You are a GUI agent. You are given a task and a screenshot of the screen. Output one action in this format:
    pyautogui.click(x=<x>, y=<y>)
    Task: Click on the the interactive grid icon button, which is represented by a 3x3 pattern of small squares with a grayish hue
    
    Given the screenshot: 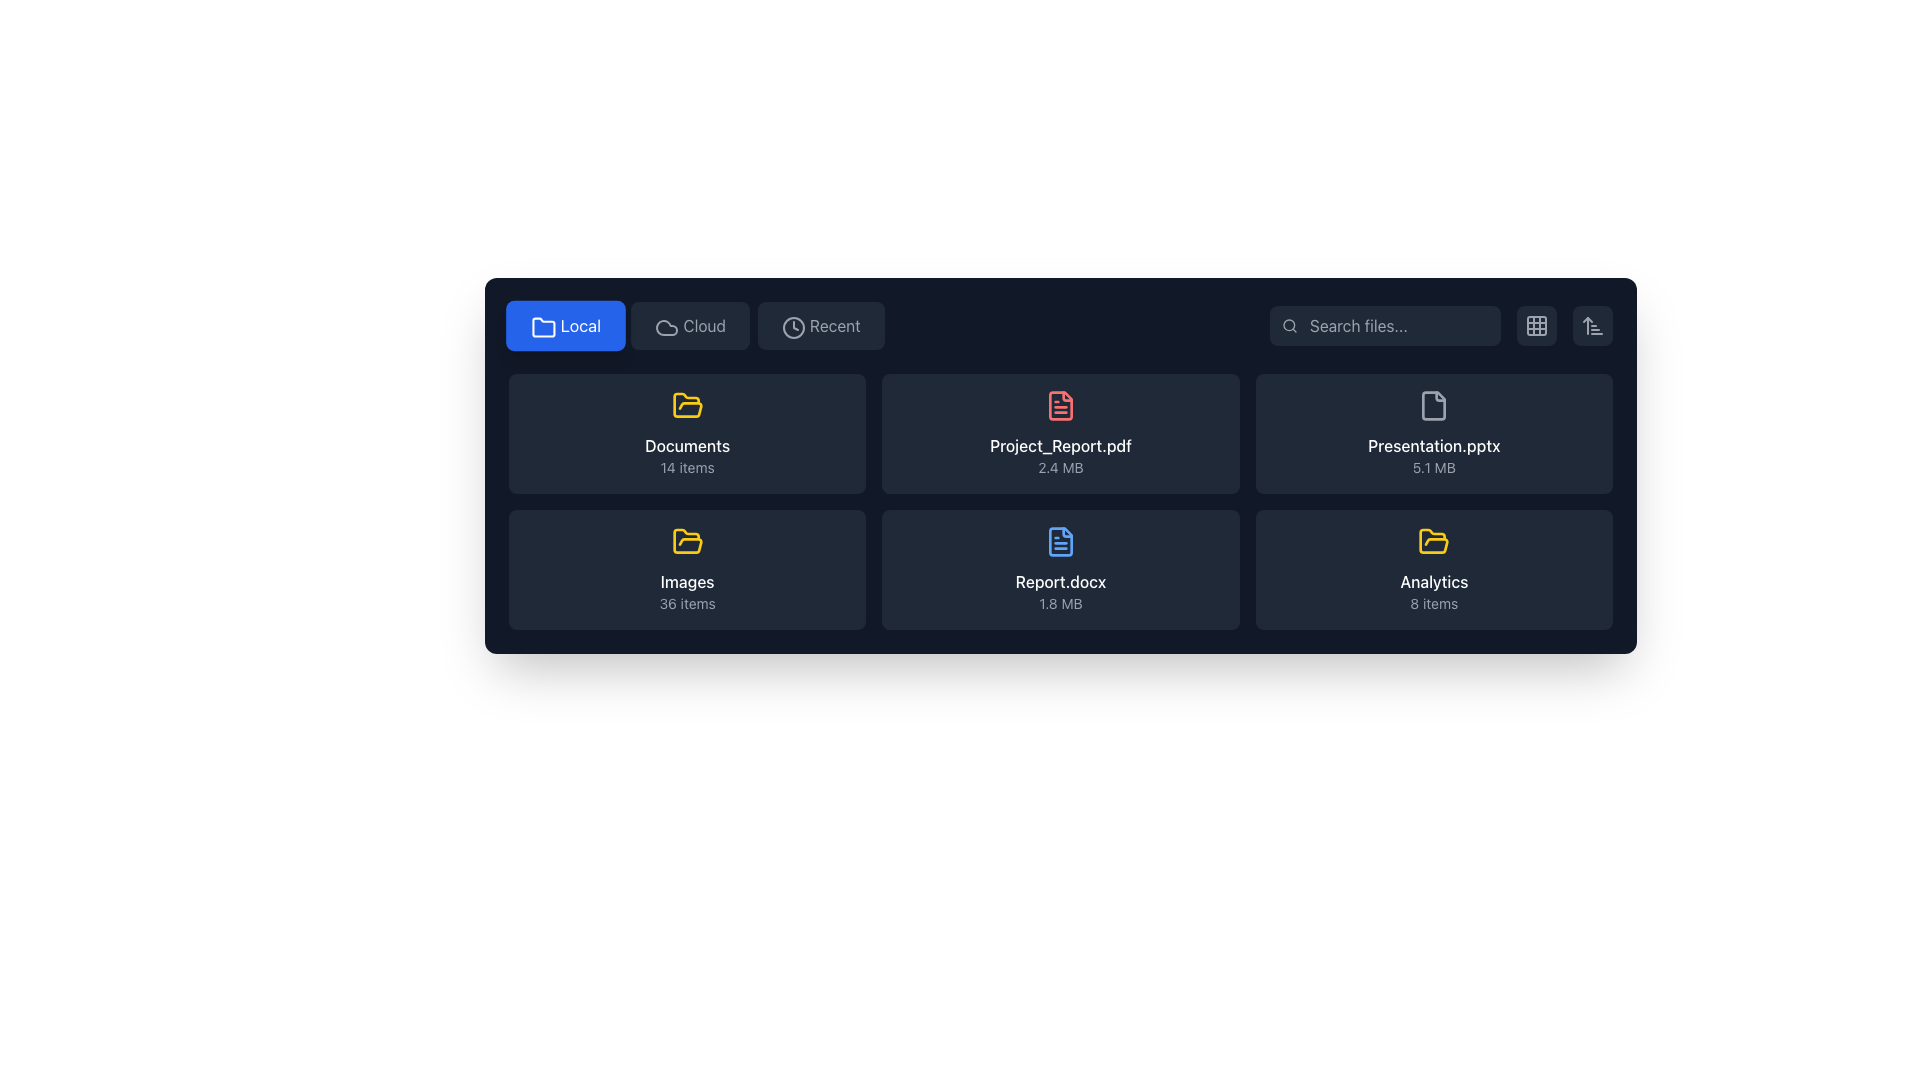 What is the action you would take?
    pyautogui.click(x=1535, y=325)
    